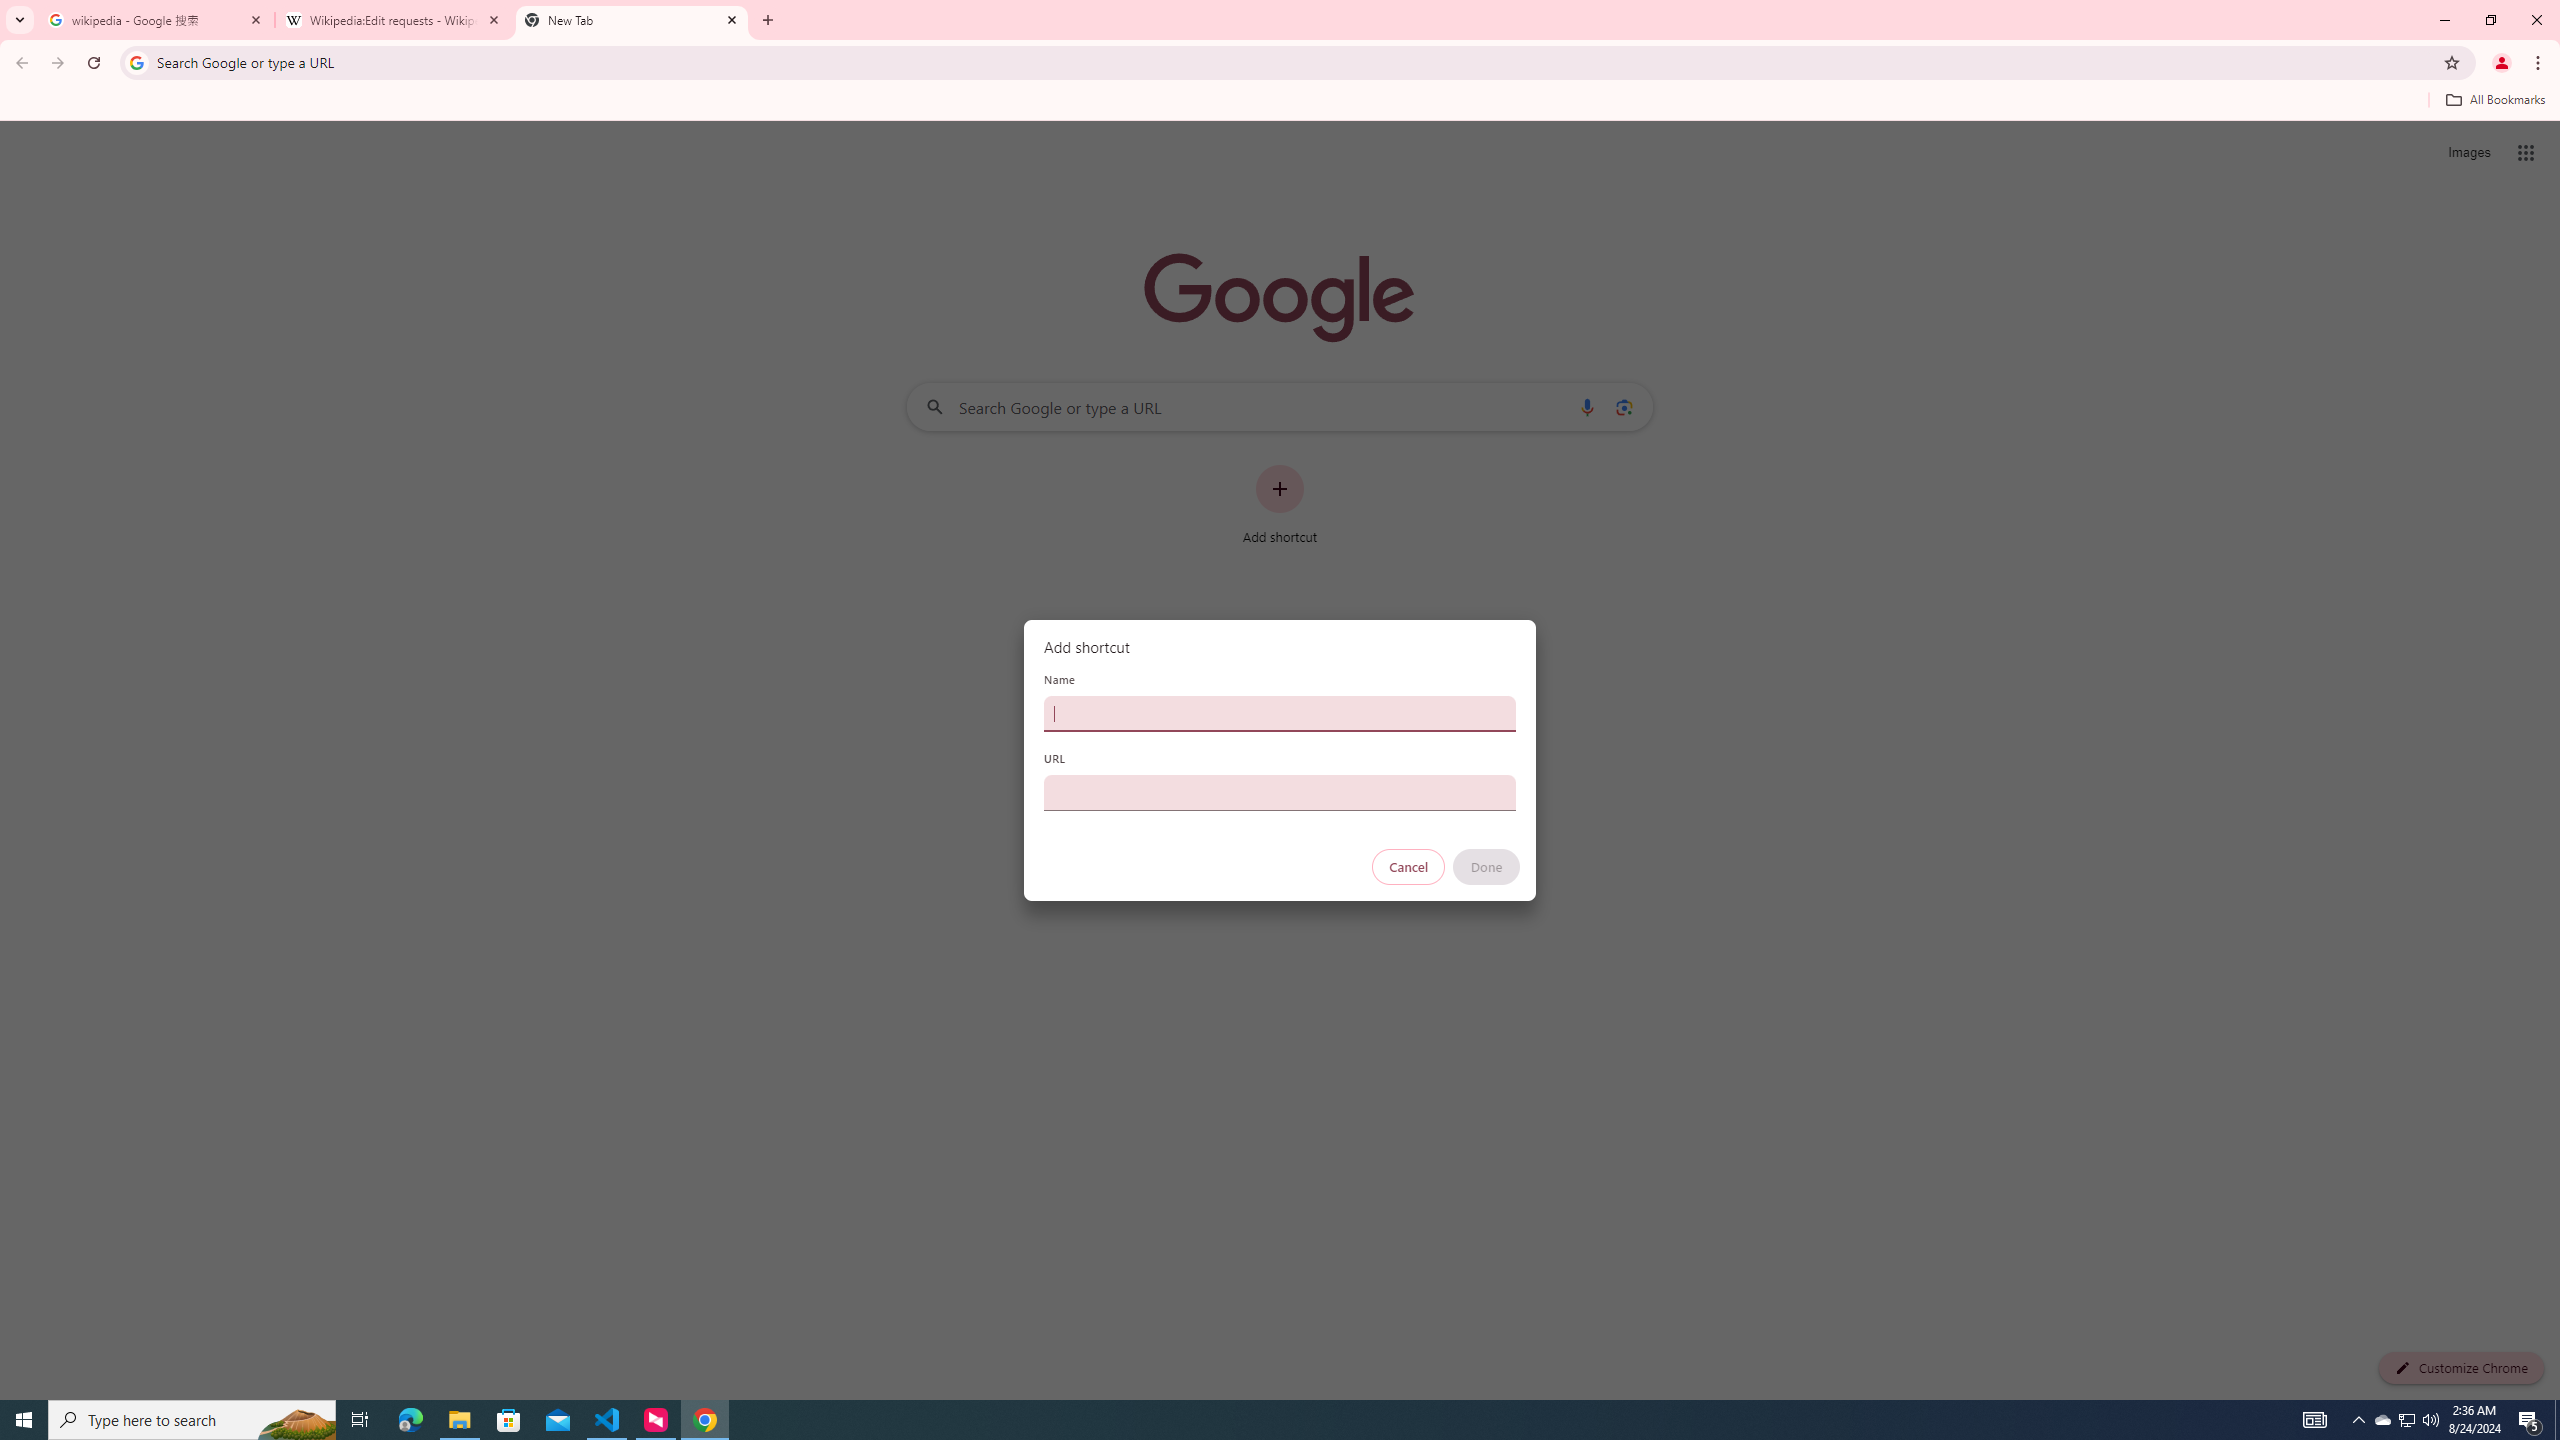  Describe the element at coordinates (394, 19) in the screenshot. I see `'Wikipedia:Edit requests - Wikipedia'` at that location.